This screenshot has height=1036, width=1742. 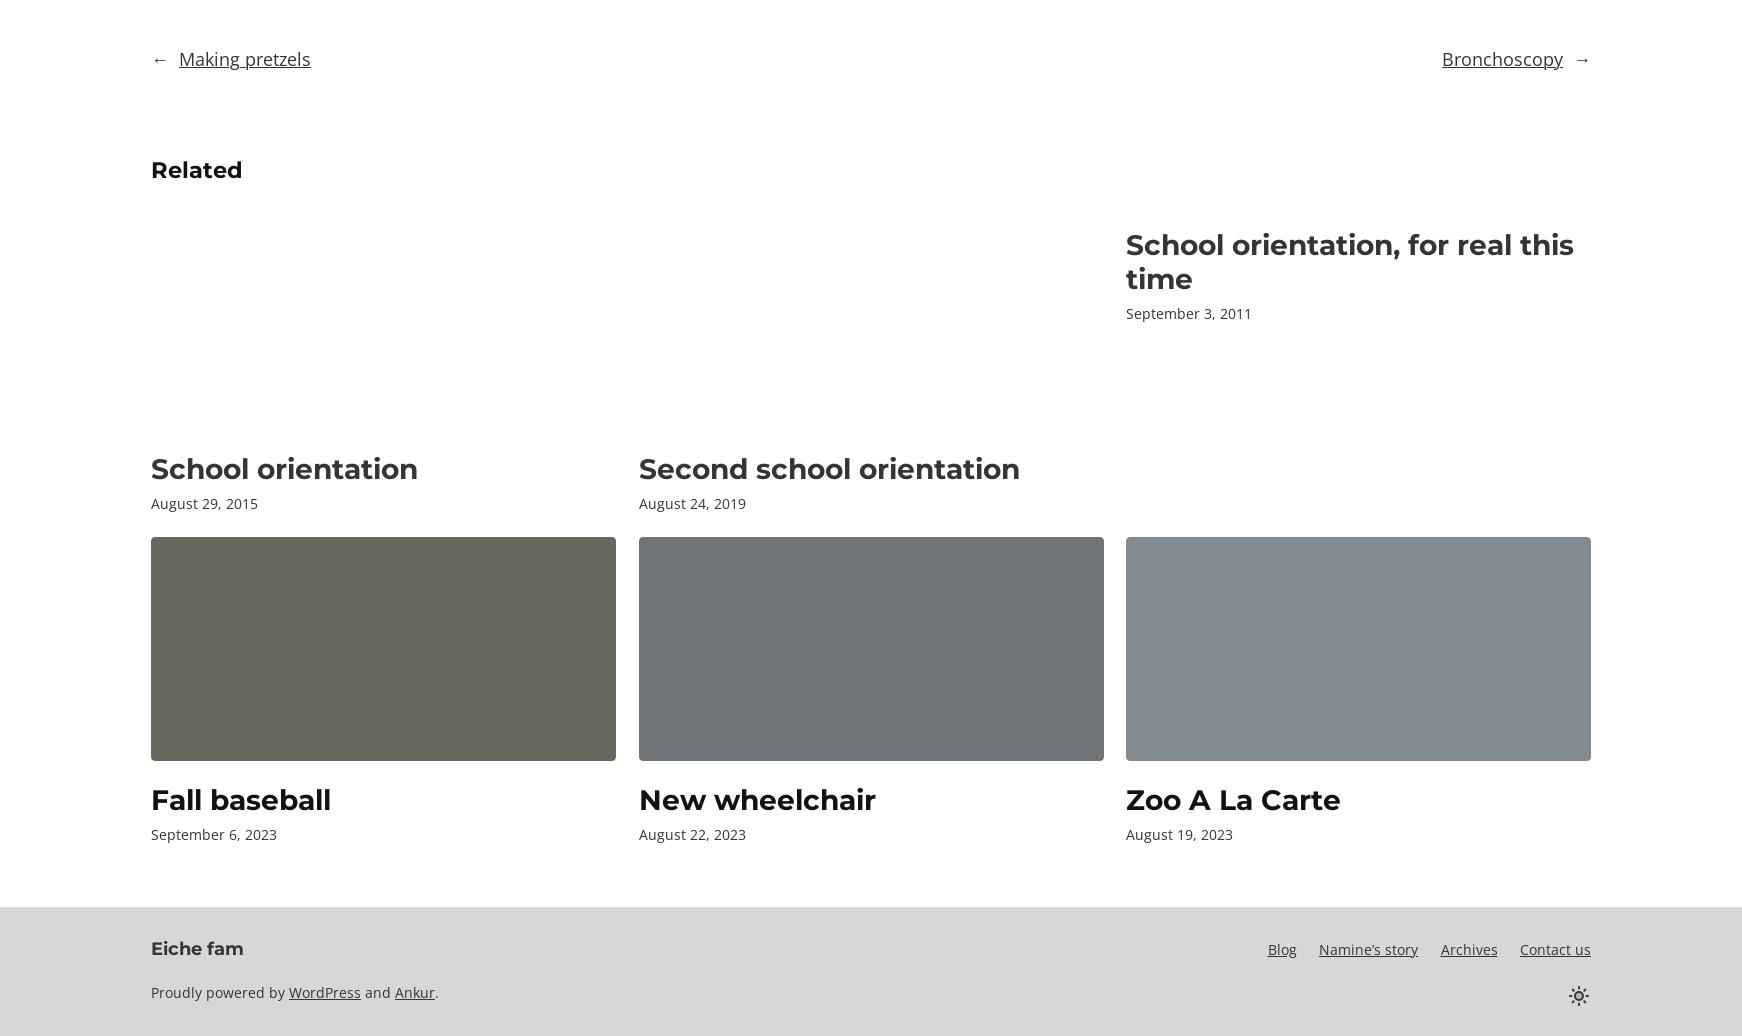 What do you see at coordinates (1350, 261) in the screenshot?
I see `'School orientation, for real this time'` at bounding box center [1350, 261].